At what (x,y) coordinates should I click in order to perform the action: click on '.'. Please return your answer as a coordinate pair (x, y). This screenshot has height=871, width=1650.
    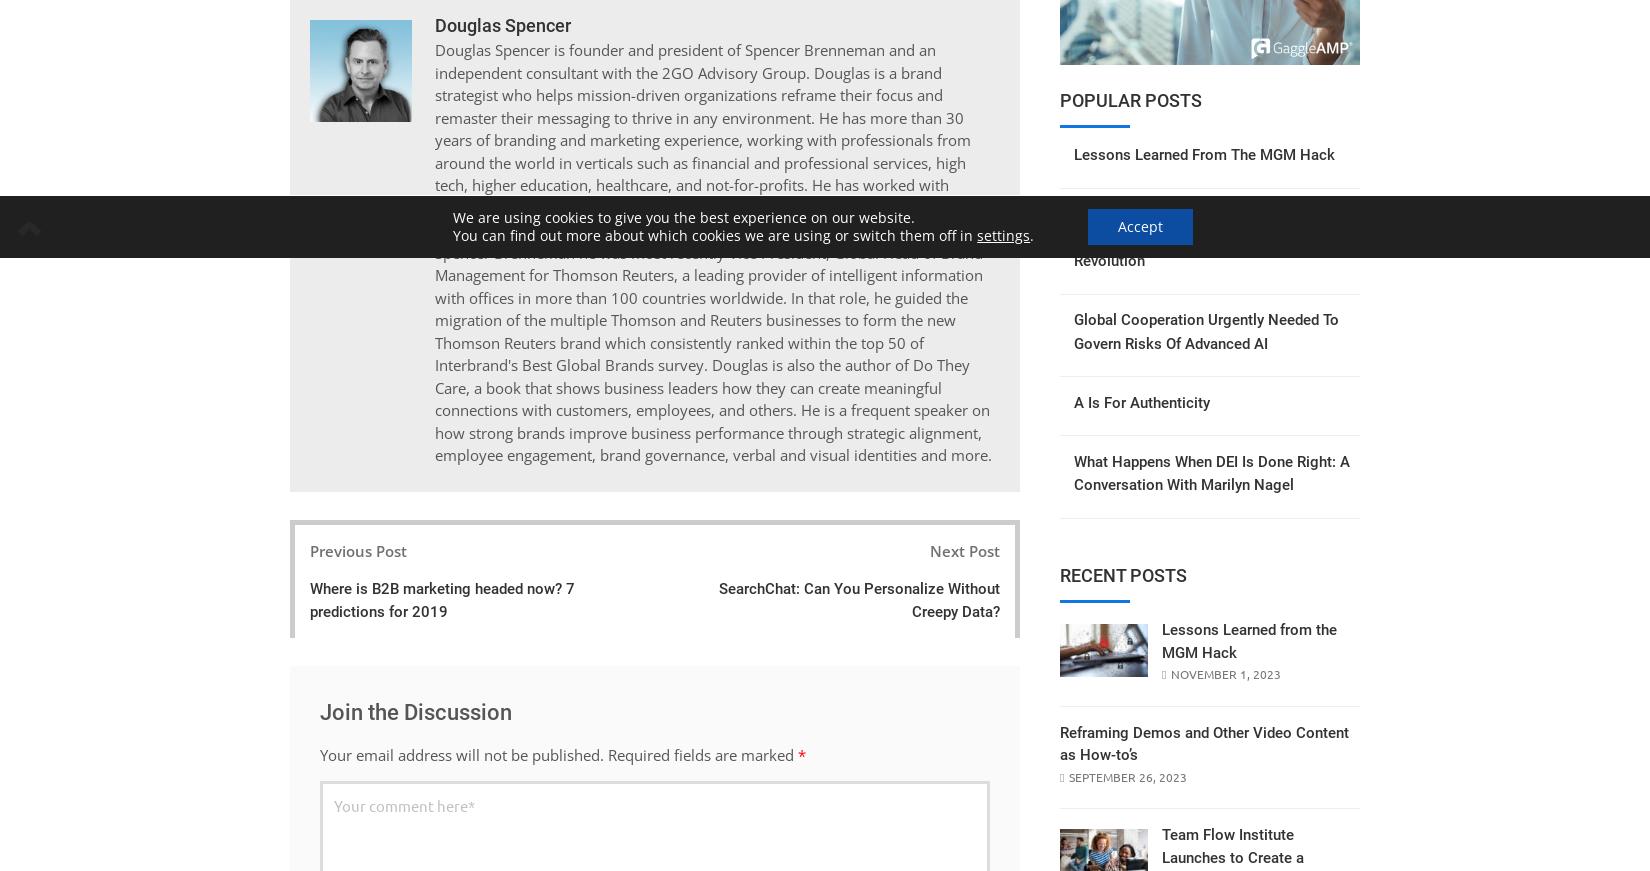
    Looking at the image, I should click on (1032, 235).